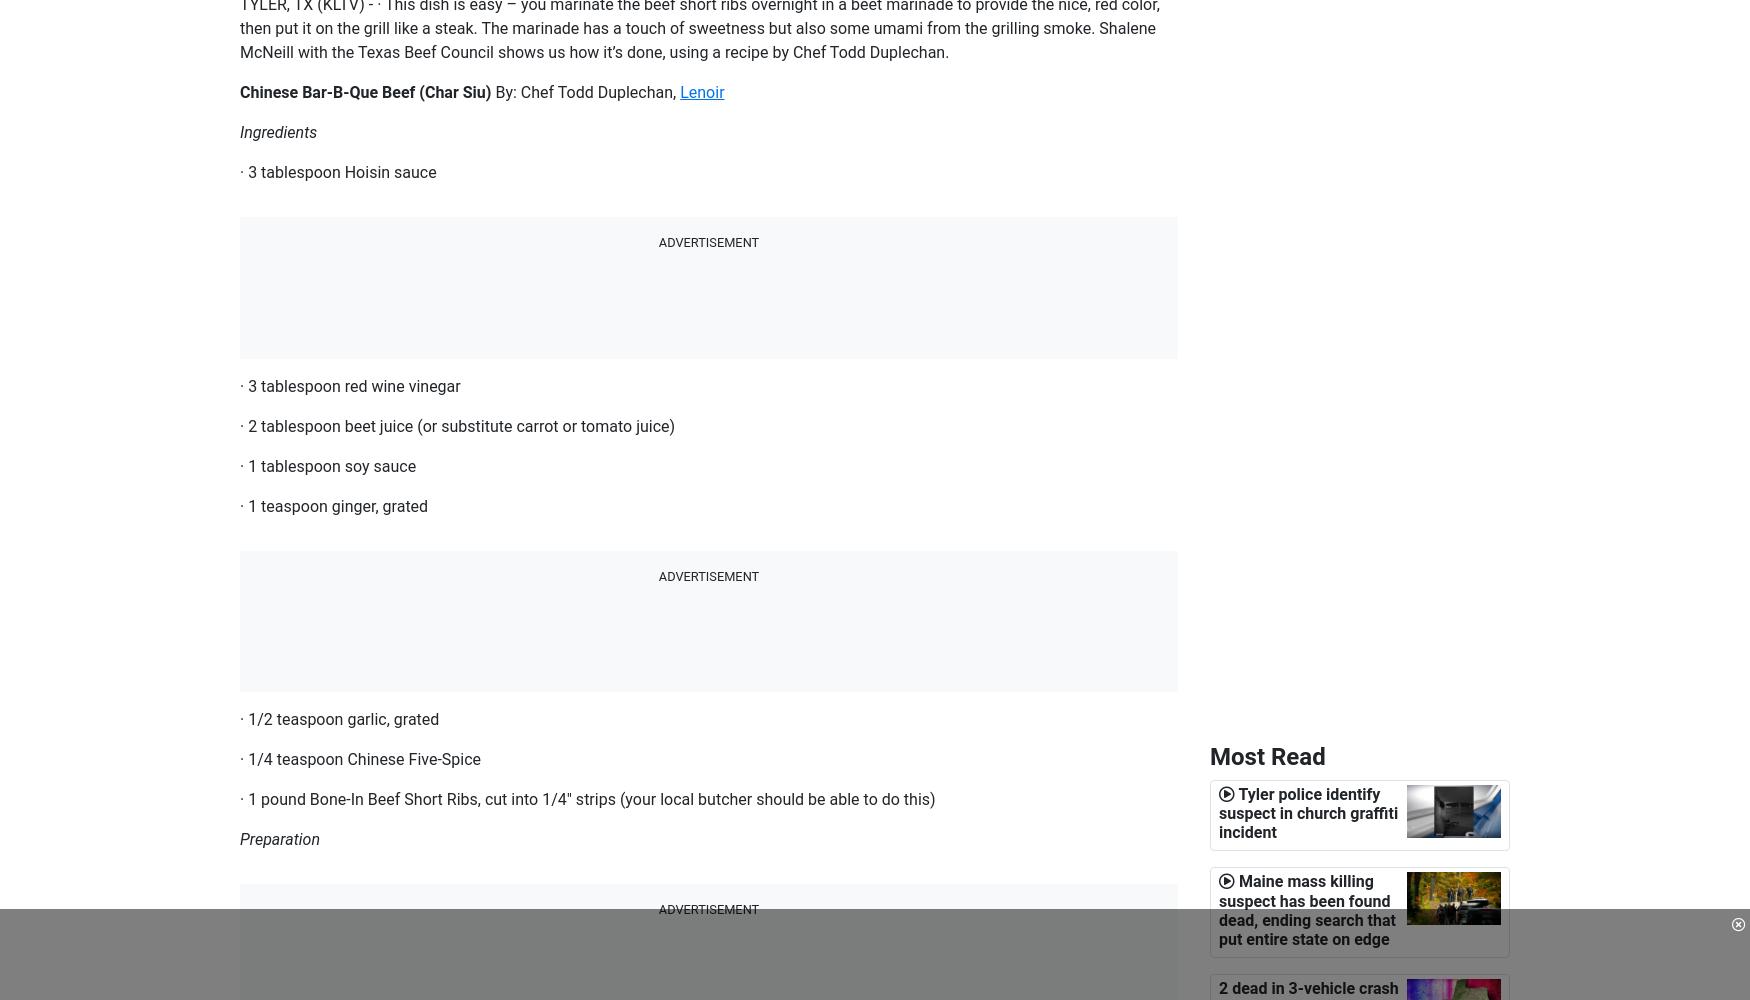 The image size is (1750, 1000). Describe the element at coordinates (1209, 757) in the screenshot. I see `'Most Read'` at that location.